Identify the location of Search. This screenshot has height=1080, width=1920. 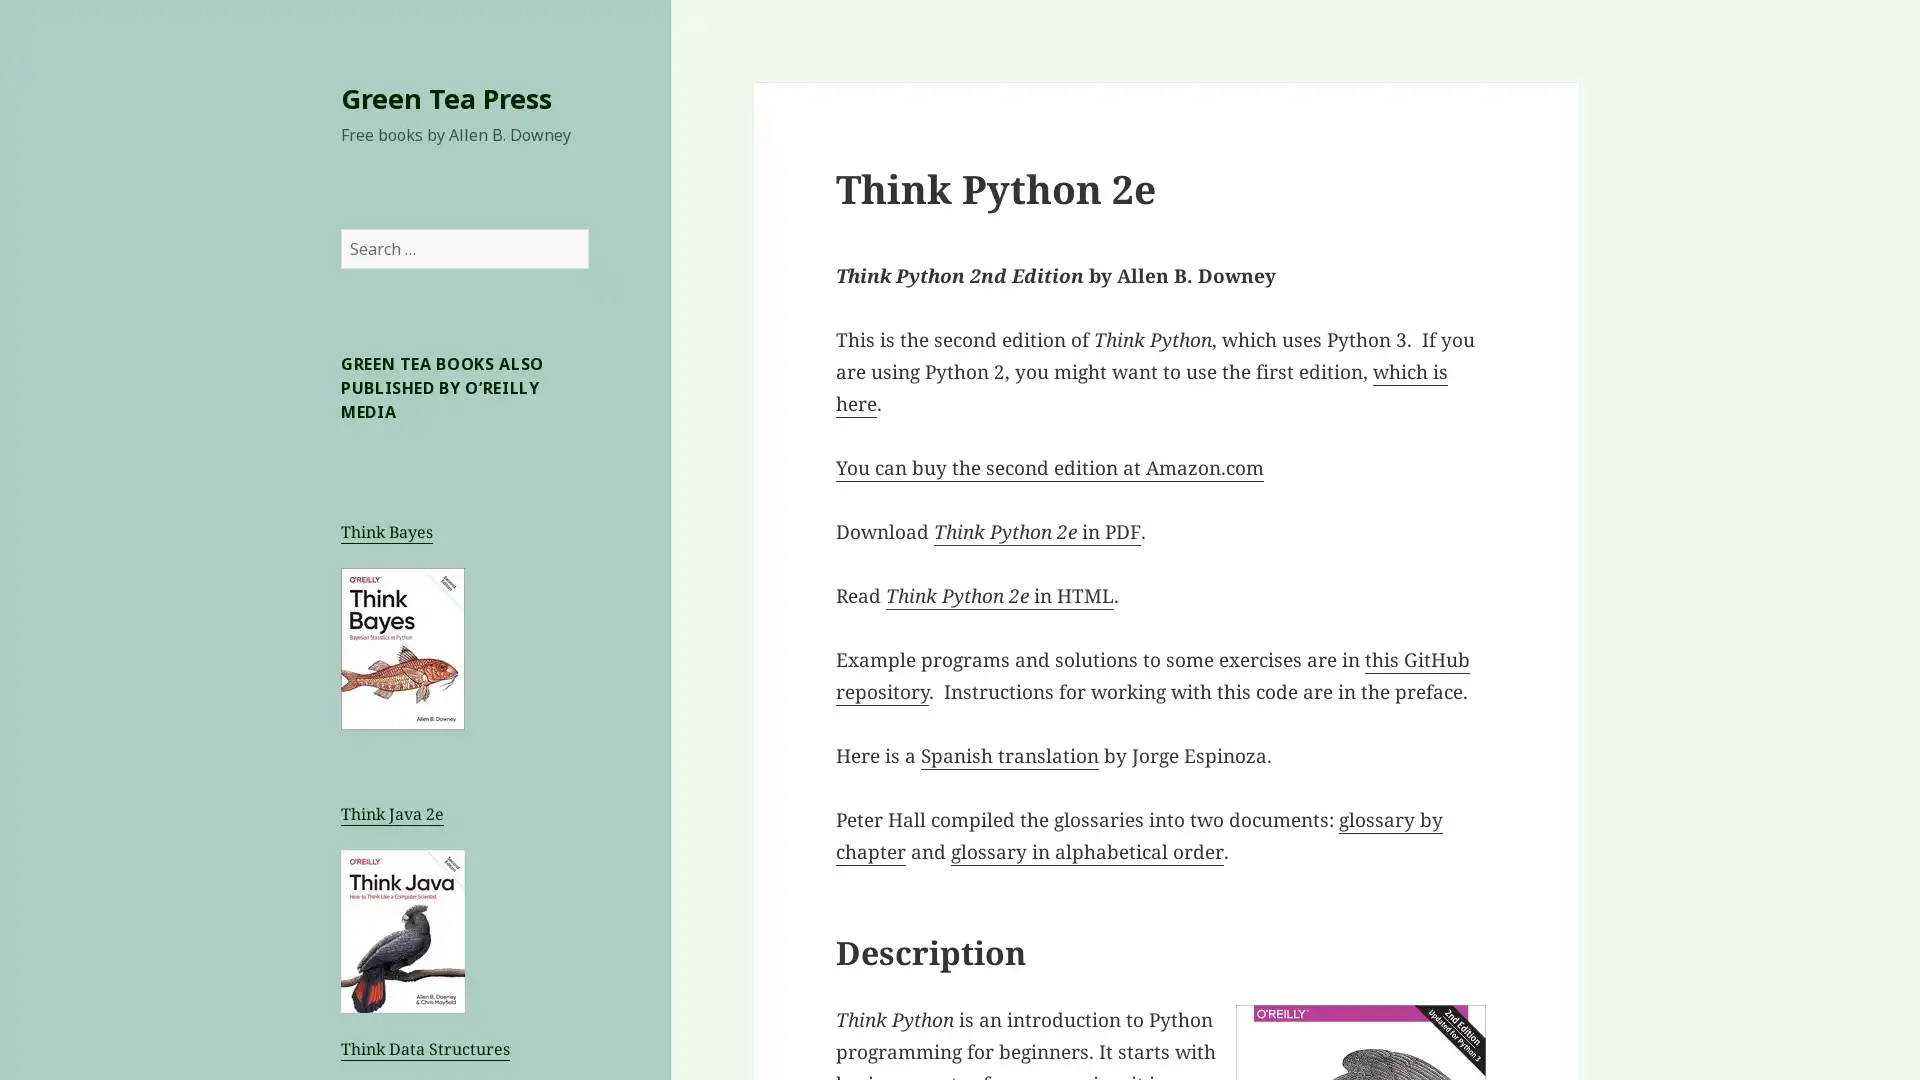
(587, 228).